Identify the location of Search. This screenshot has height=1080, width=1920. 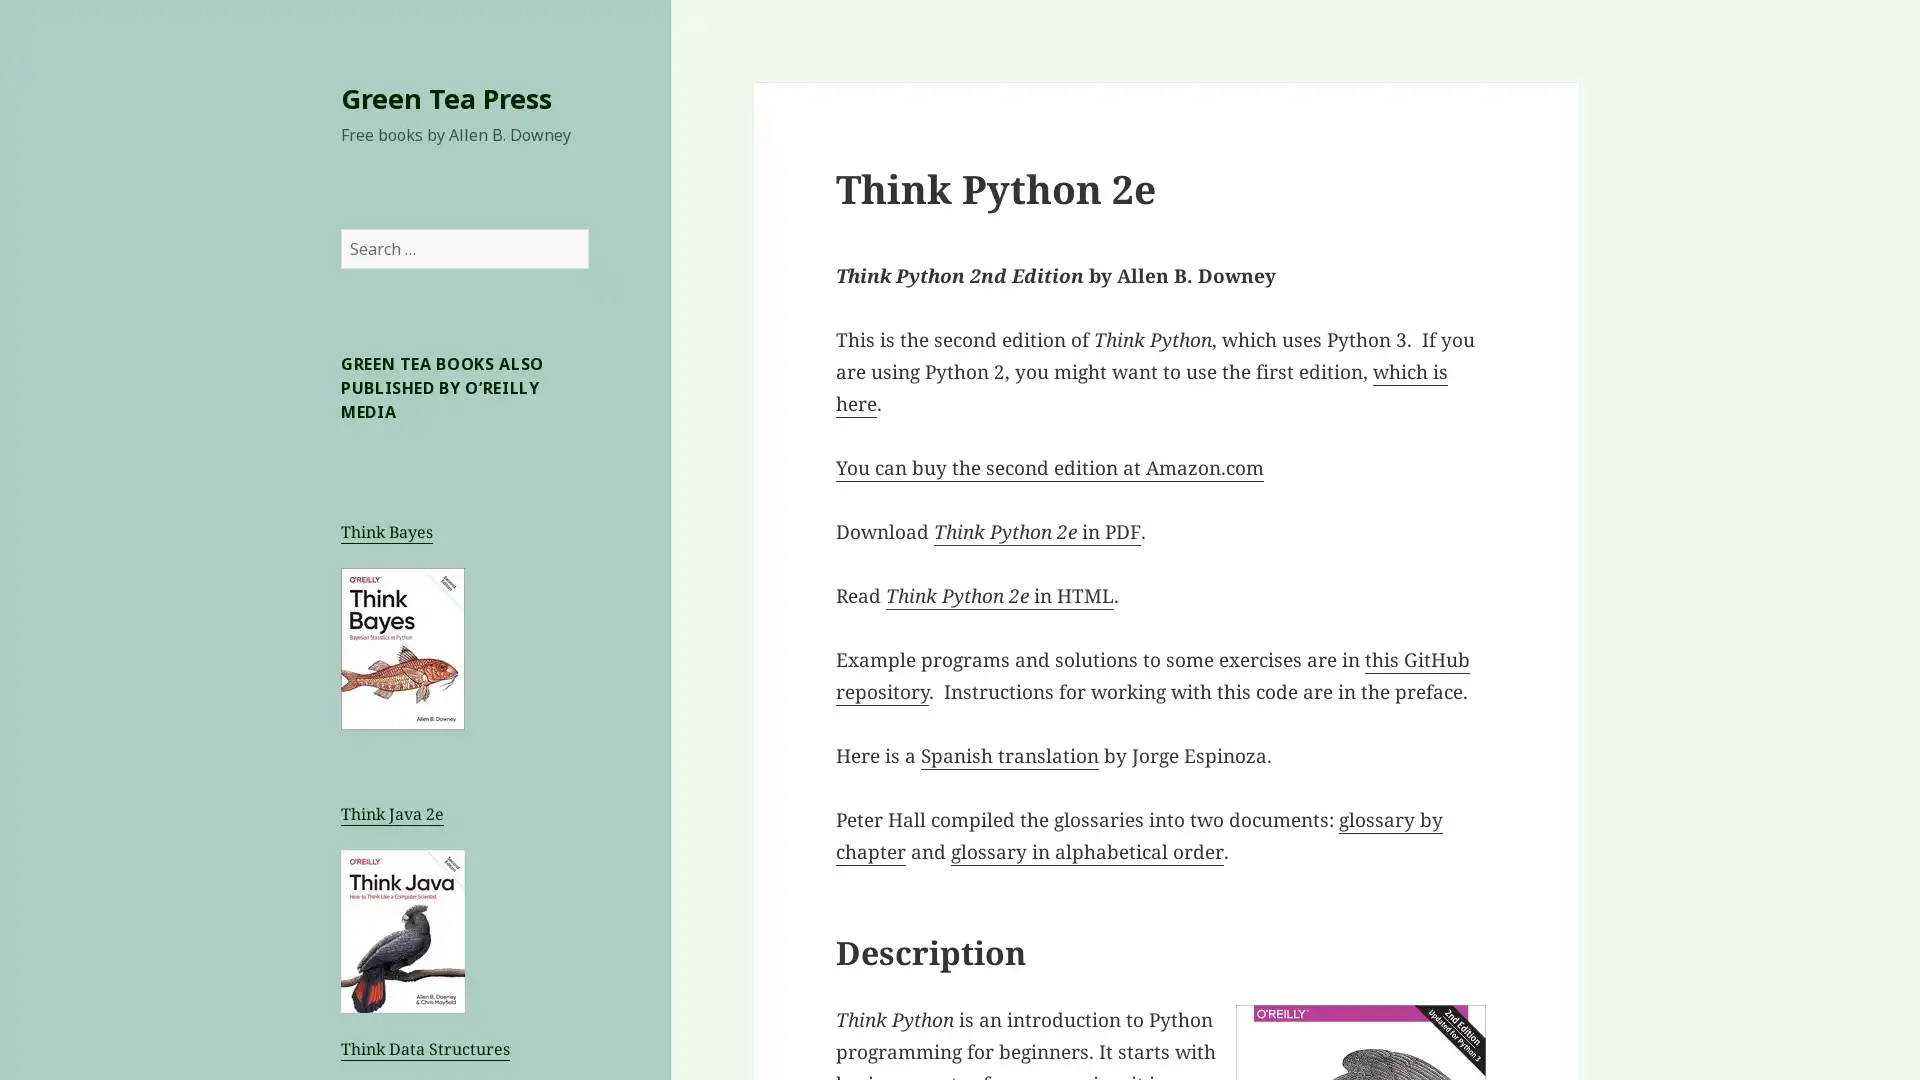
(587, 228).